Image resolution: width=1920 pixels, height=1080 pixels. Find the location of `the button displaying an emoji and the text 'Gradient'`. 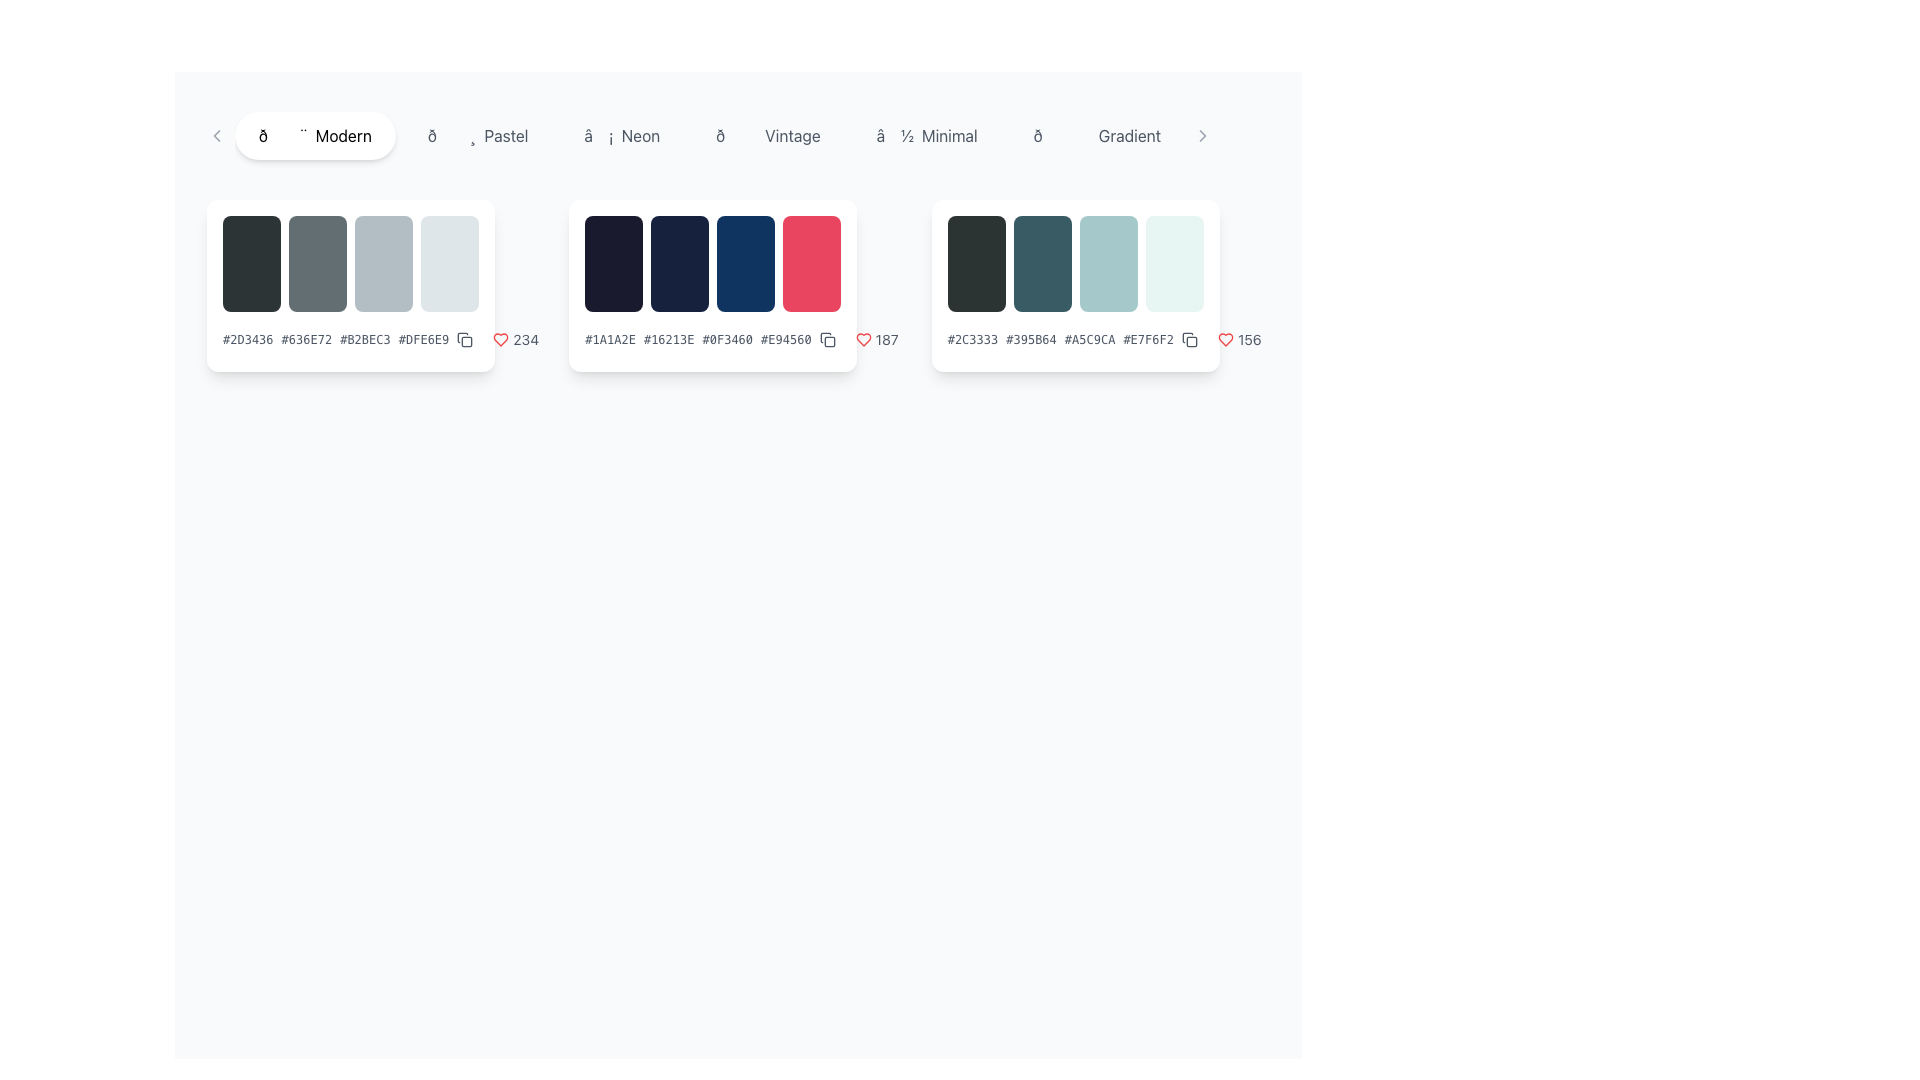

the button displaying an emoji and the text 'Gradient' is located at coordinates (1096, 135).